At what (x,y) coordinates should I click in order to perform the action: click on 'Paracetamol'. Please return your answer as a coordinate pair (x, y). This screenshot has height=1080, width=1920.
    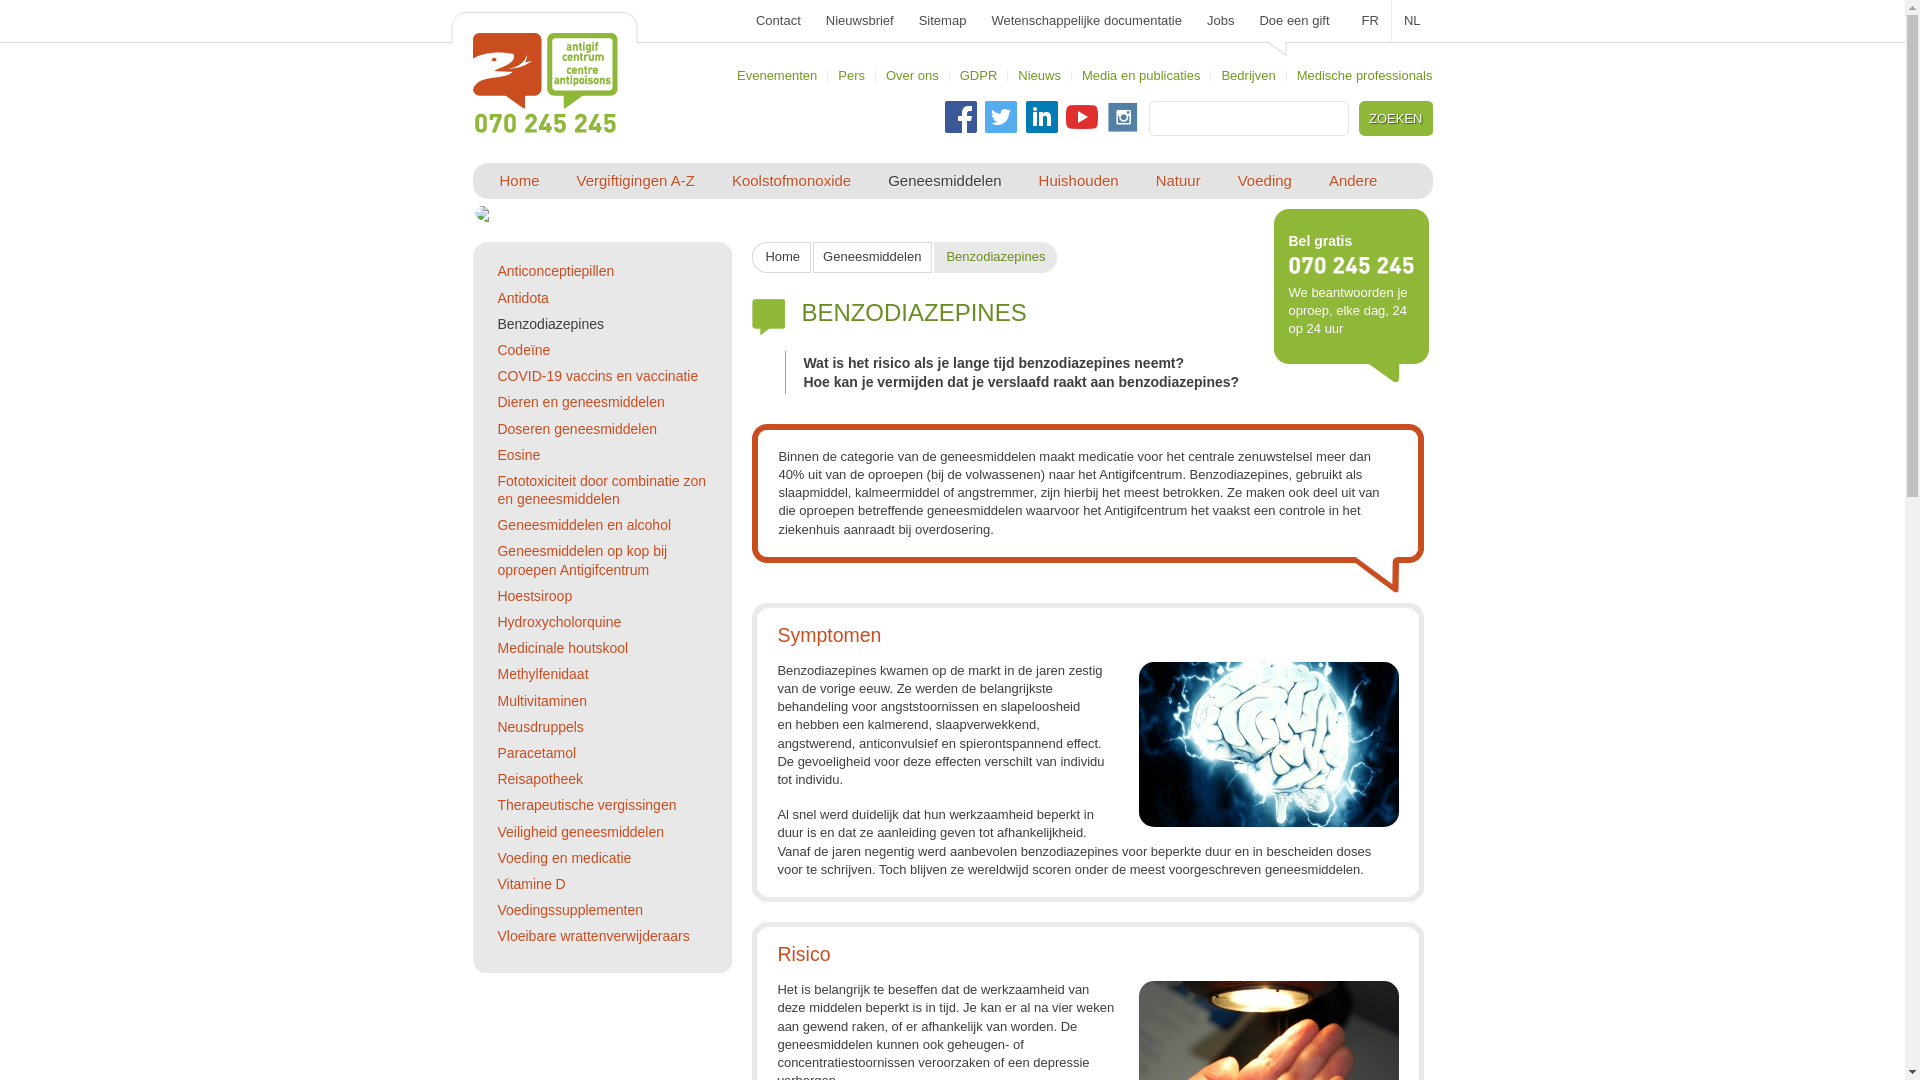
    Looking at the image, I should click on (497, 752).